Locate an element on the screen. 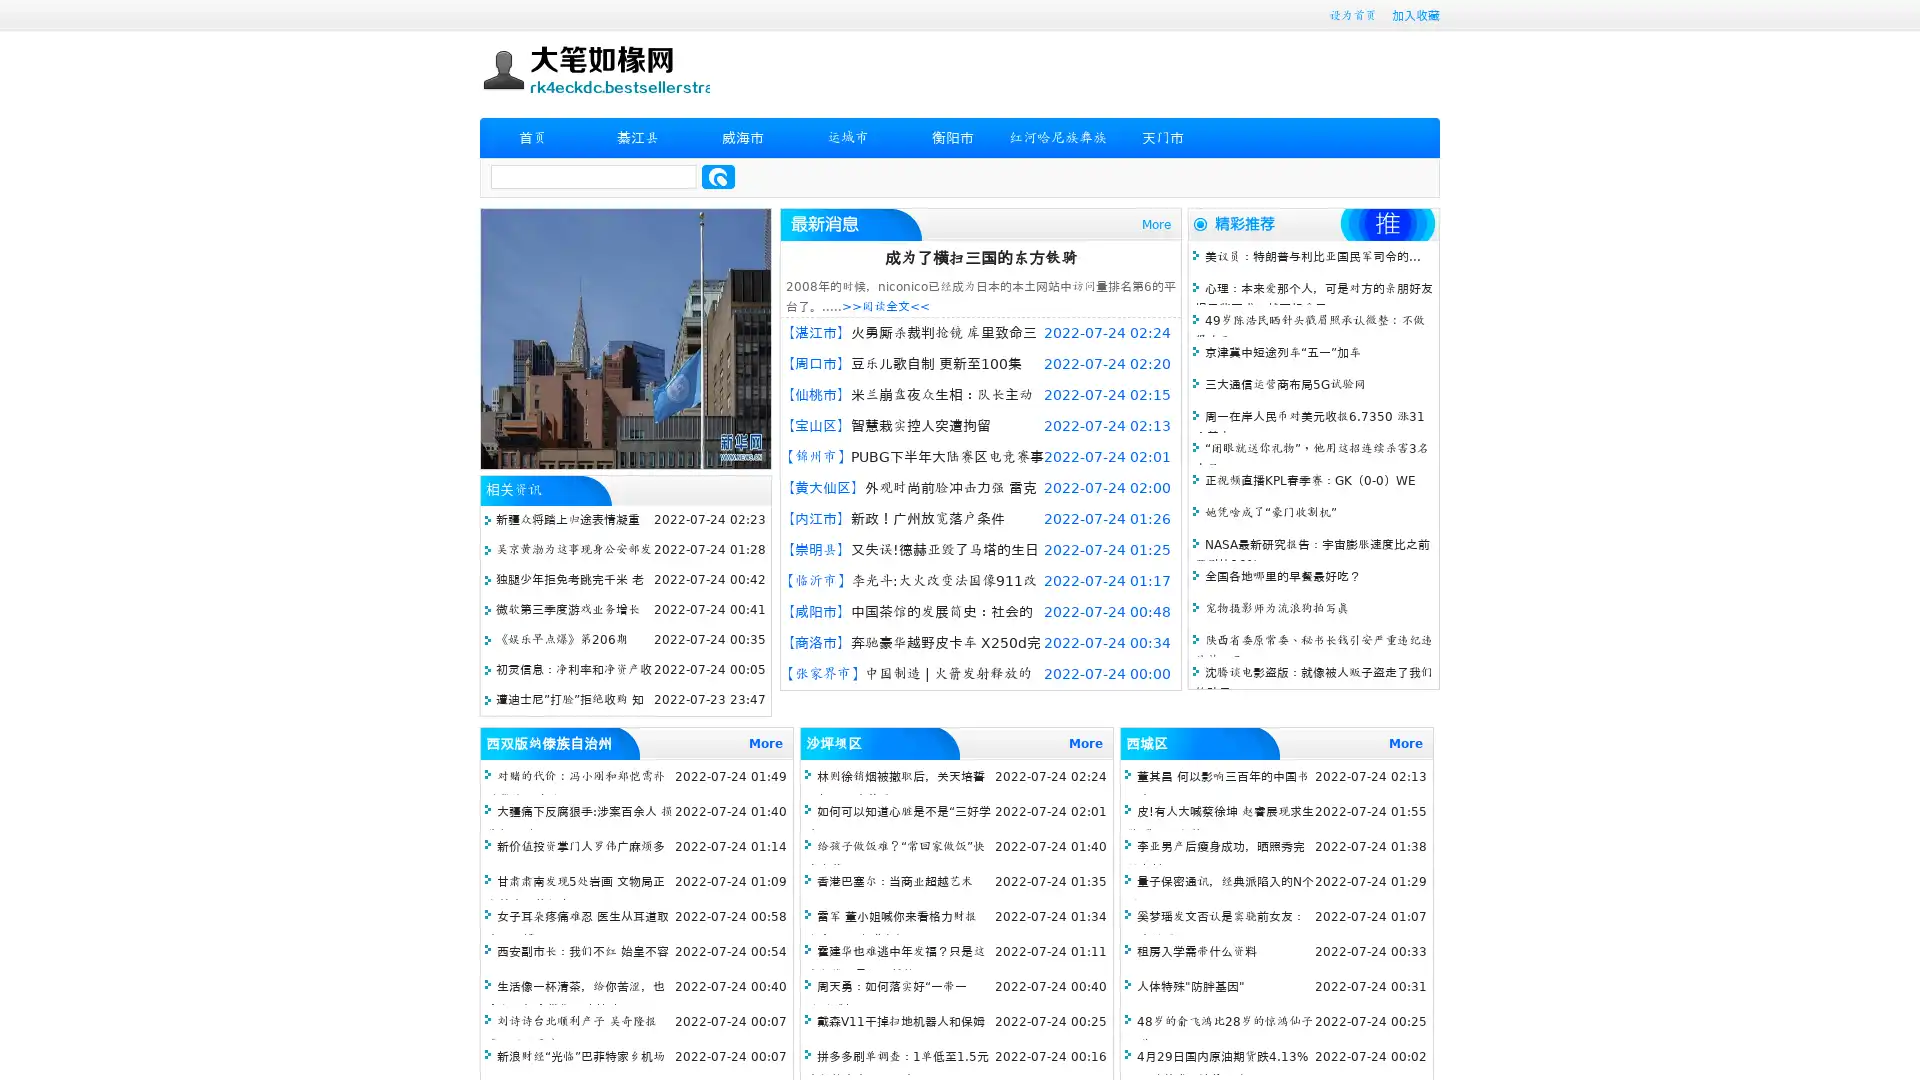 Image resolution: width=1920 pixels, height=1080 pixels. Search is located at coordinates (718, 176).